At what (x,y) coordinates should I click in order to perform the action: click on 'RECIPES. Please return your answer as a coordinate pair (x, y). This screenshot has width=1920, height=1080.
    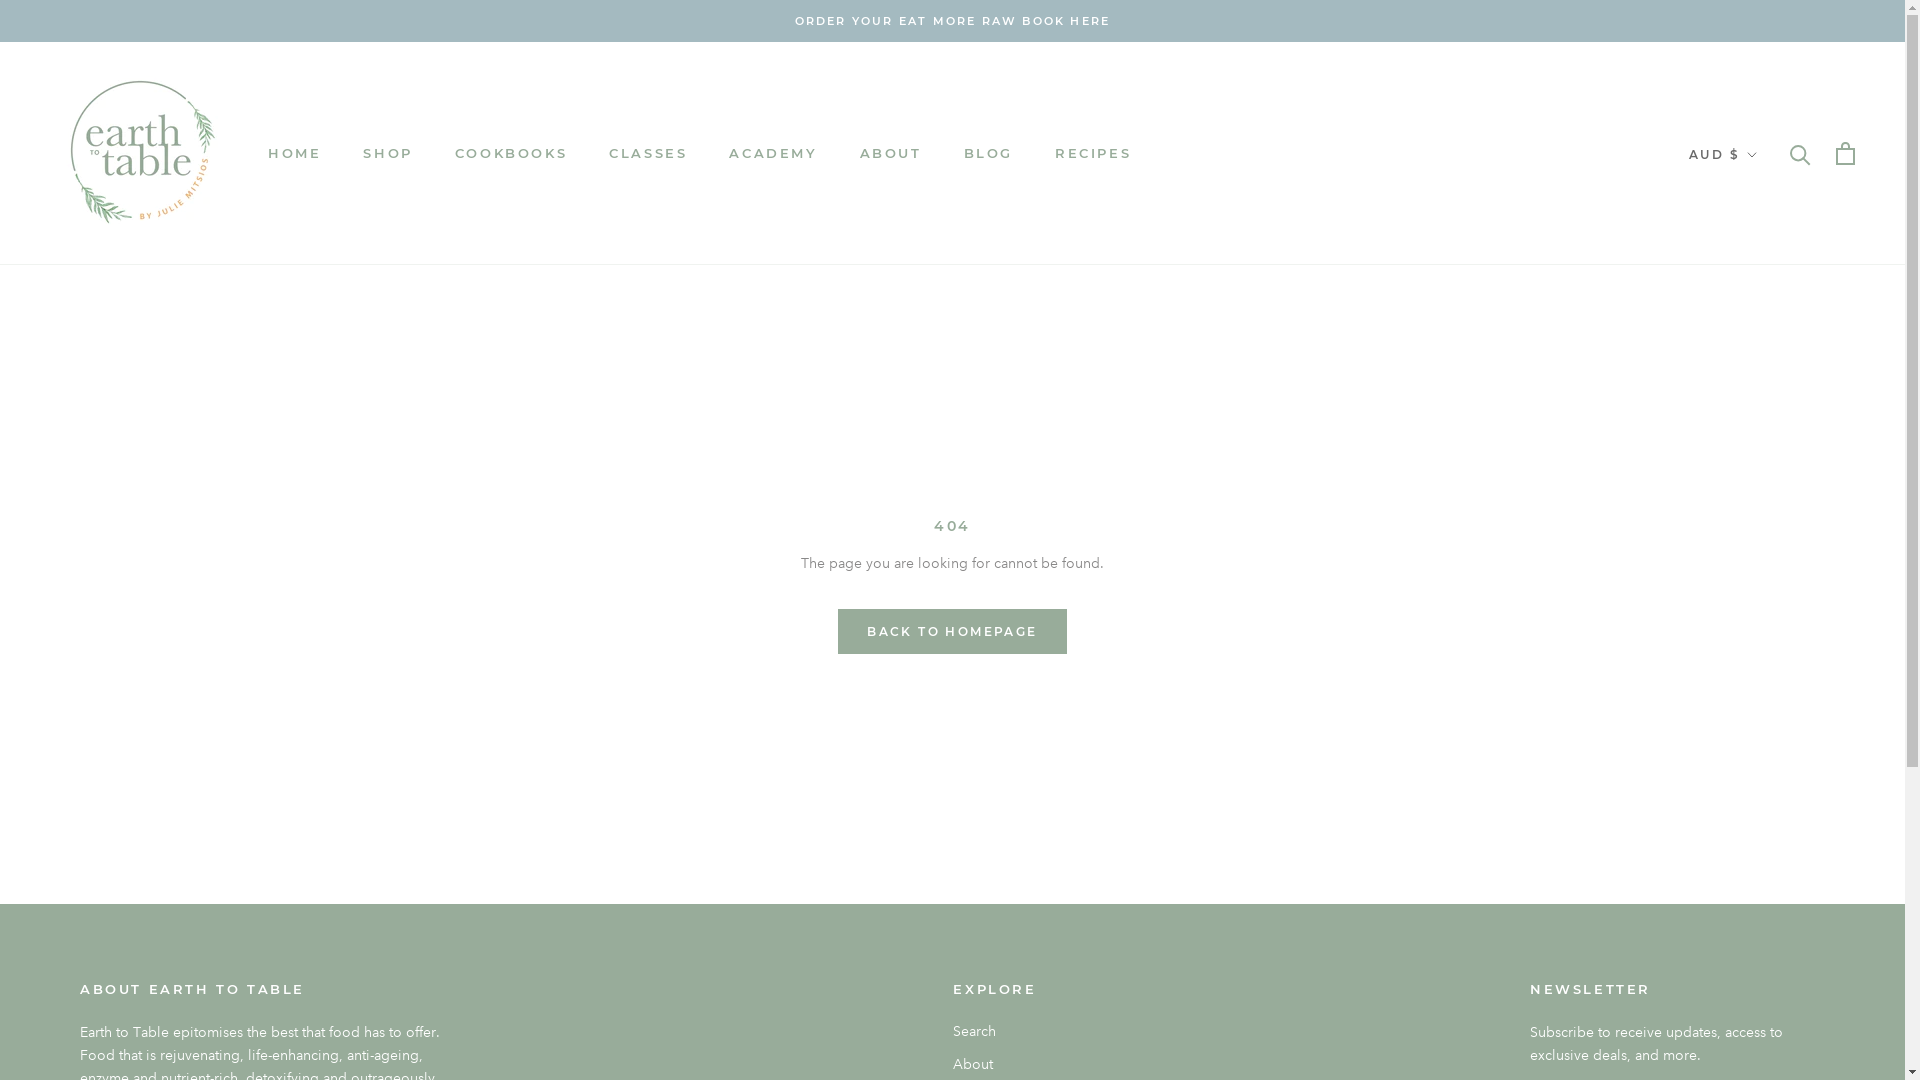
    Looking at the image, I should click on (1092, 152).